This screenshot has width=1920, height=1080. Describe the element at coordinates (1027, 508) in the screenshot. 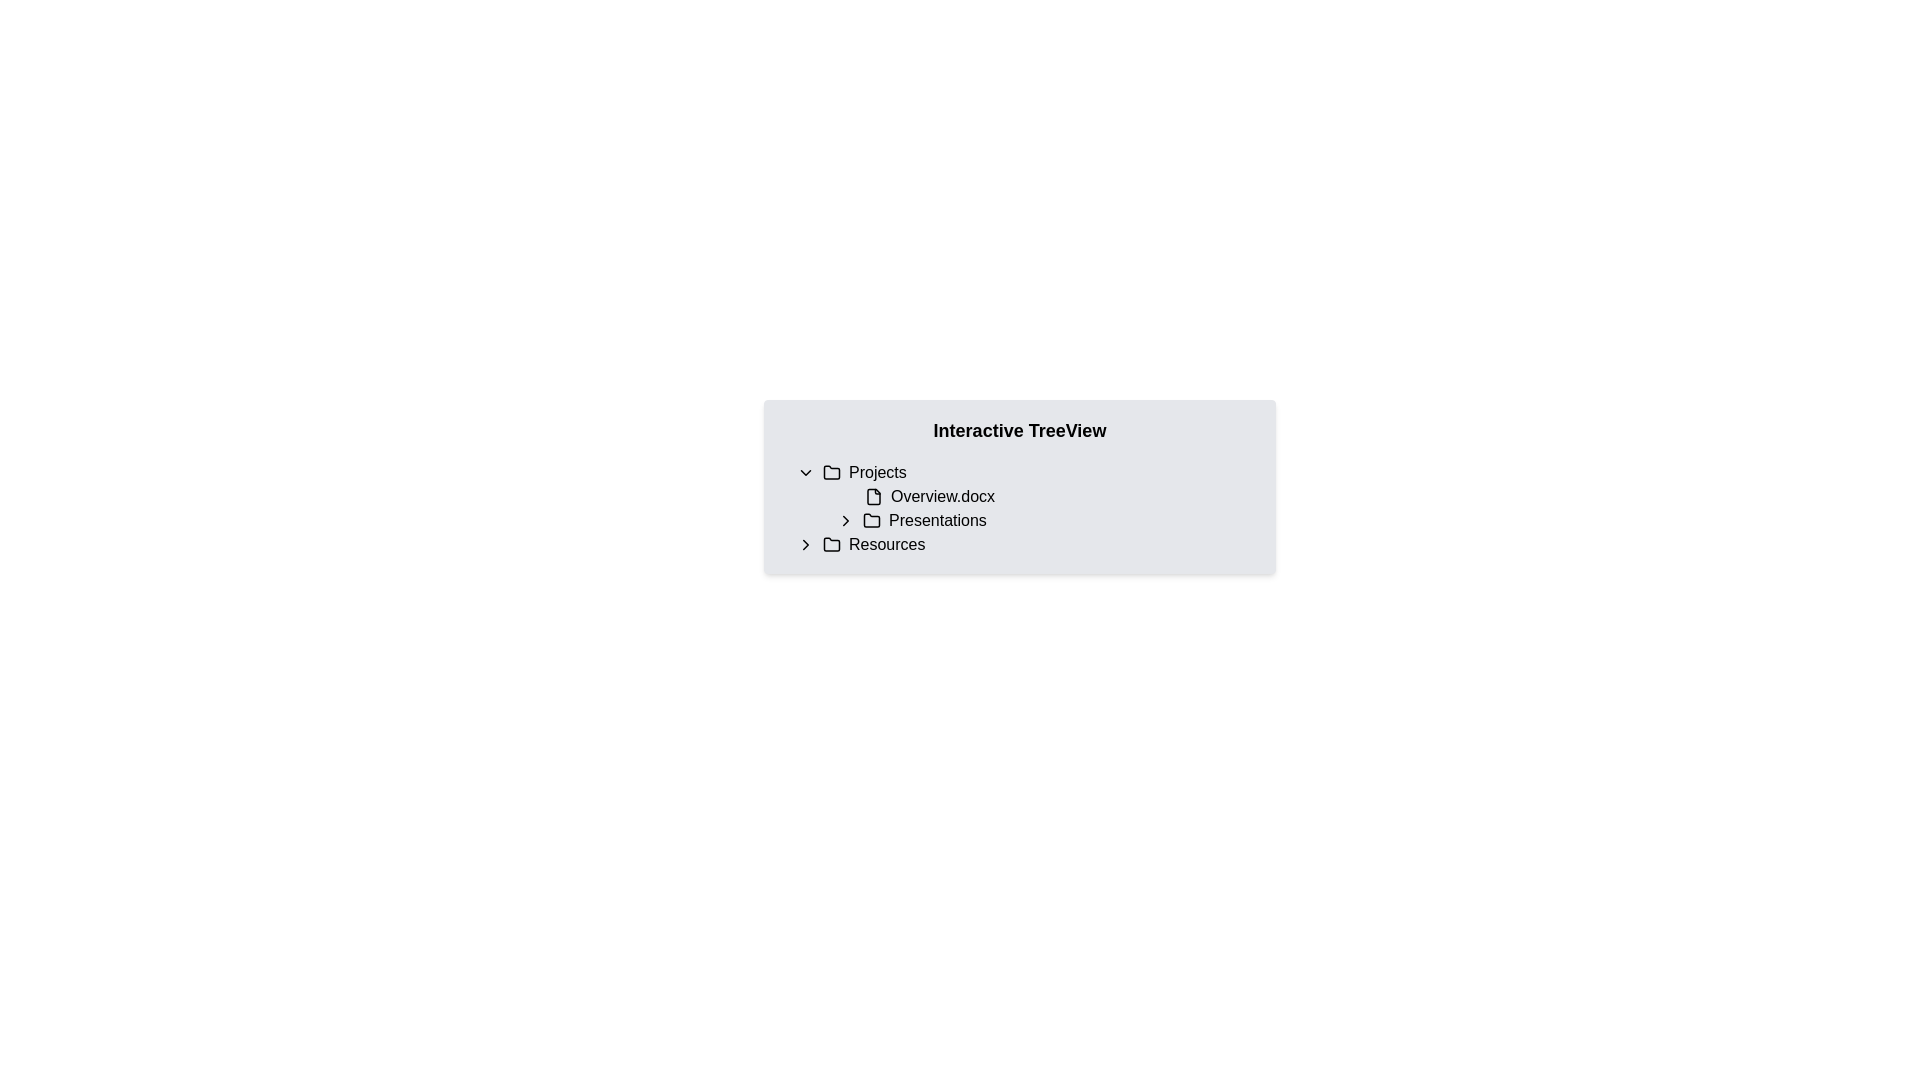

I see `the 'Presentations' folder item in the tree view` at that location.